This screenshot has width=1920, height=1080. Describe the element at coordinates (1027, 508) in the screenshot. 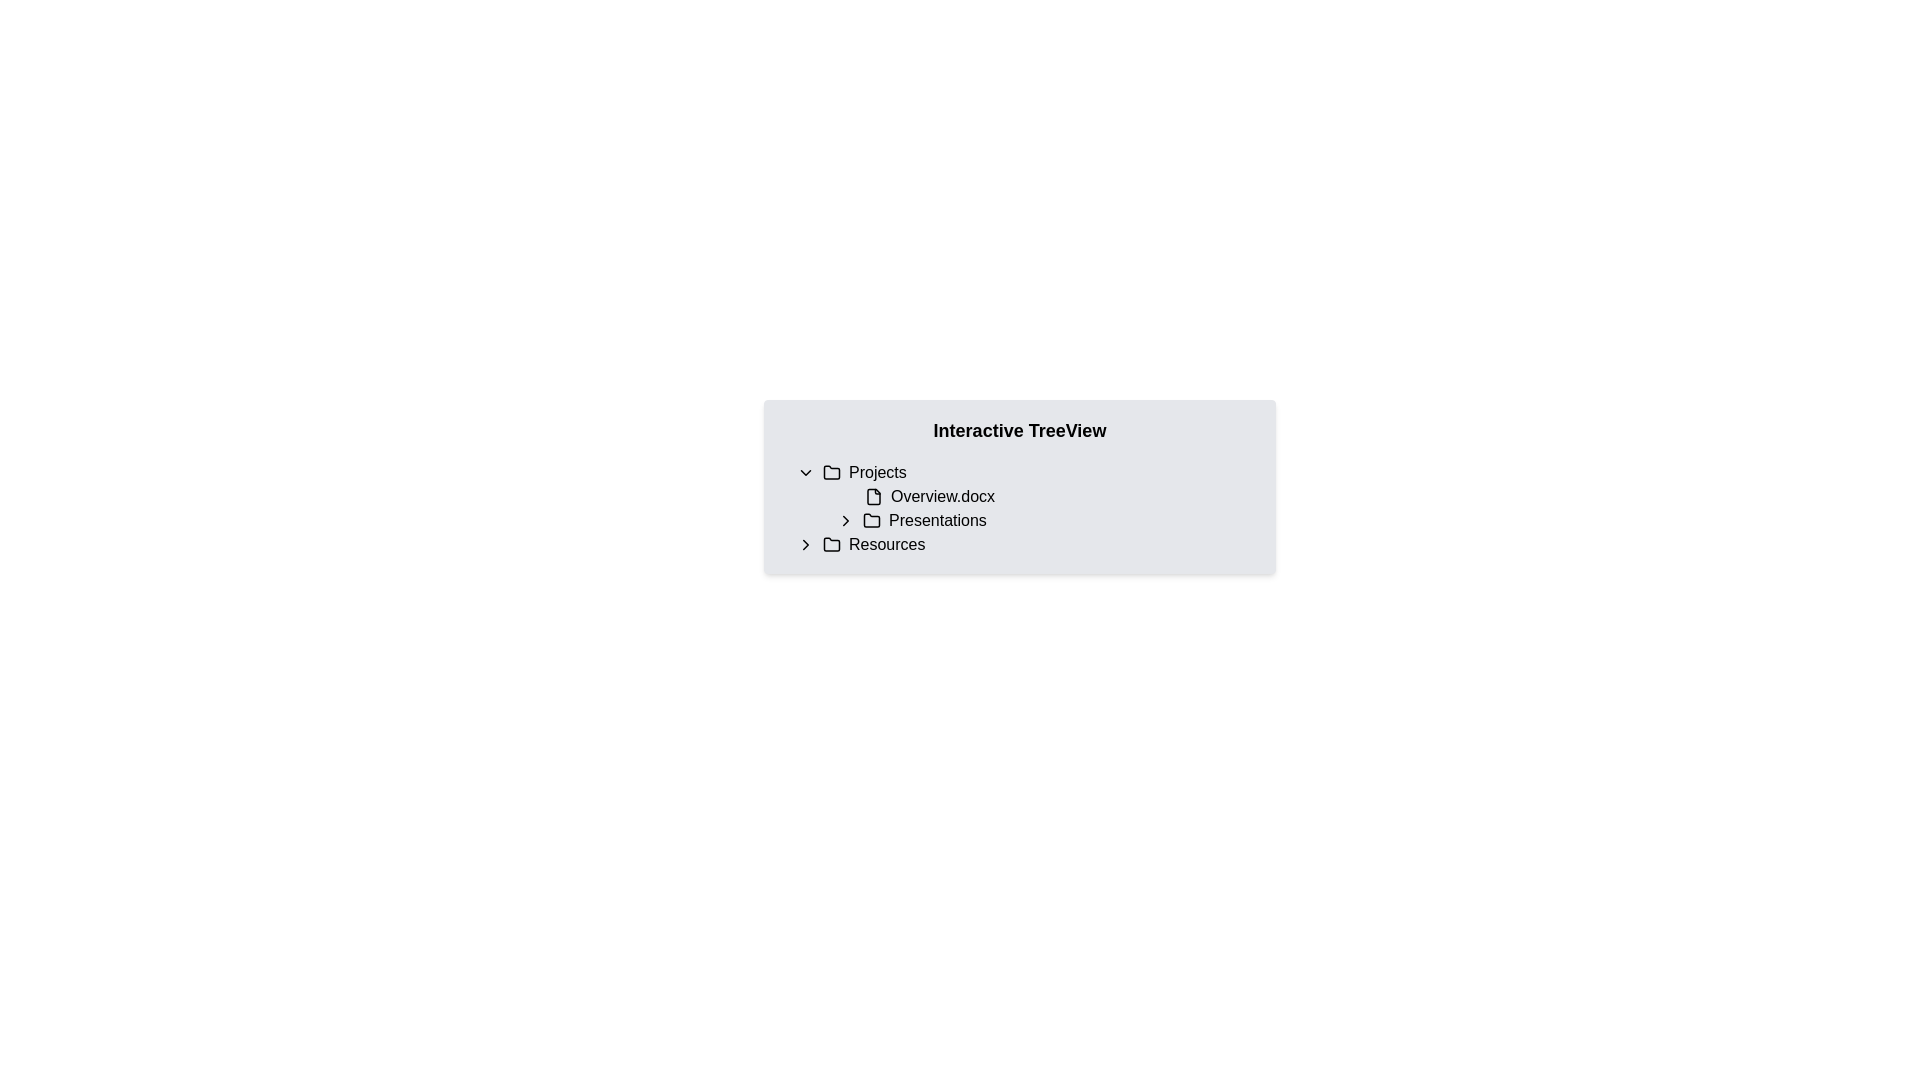

I see `the 'Presentations' folder item in the tree view` at that location.